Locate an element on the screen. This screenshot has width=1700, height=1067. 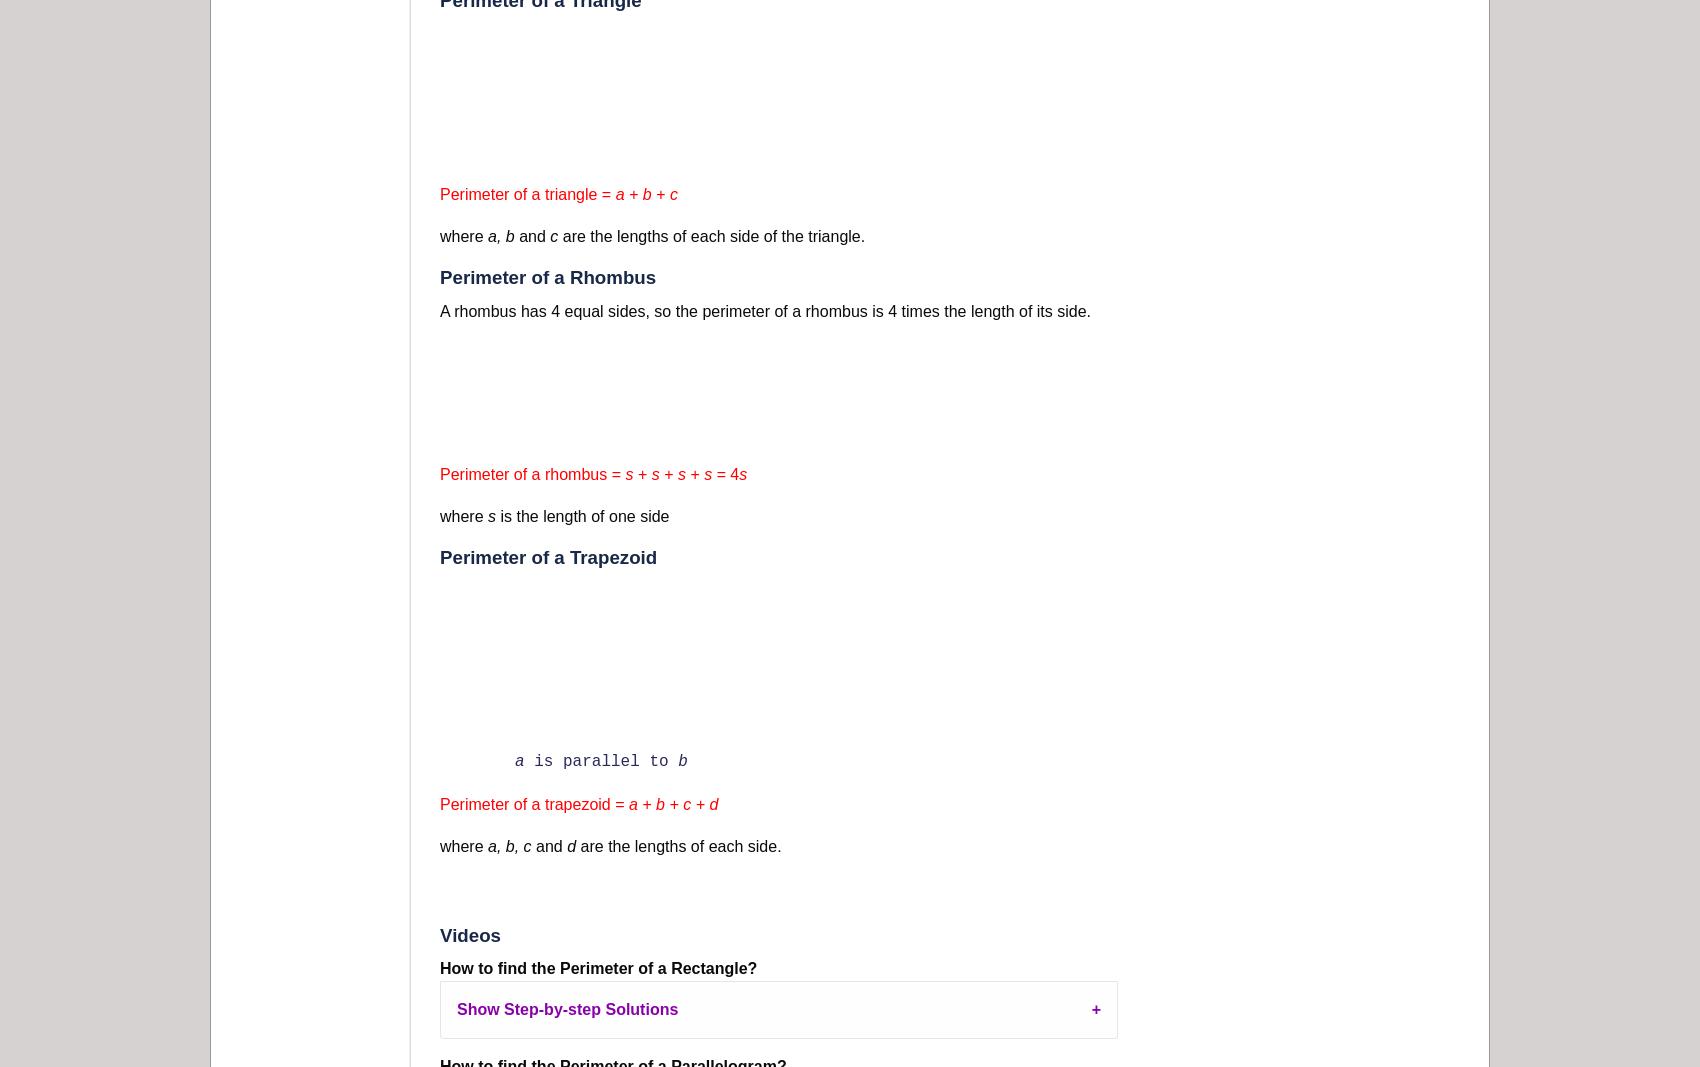
'a + b + c + d' is located at coordinates (673, 803).